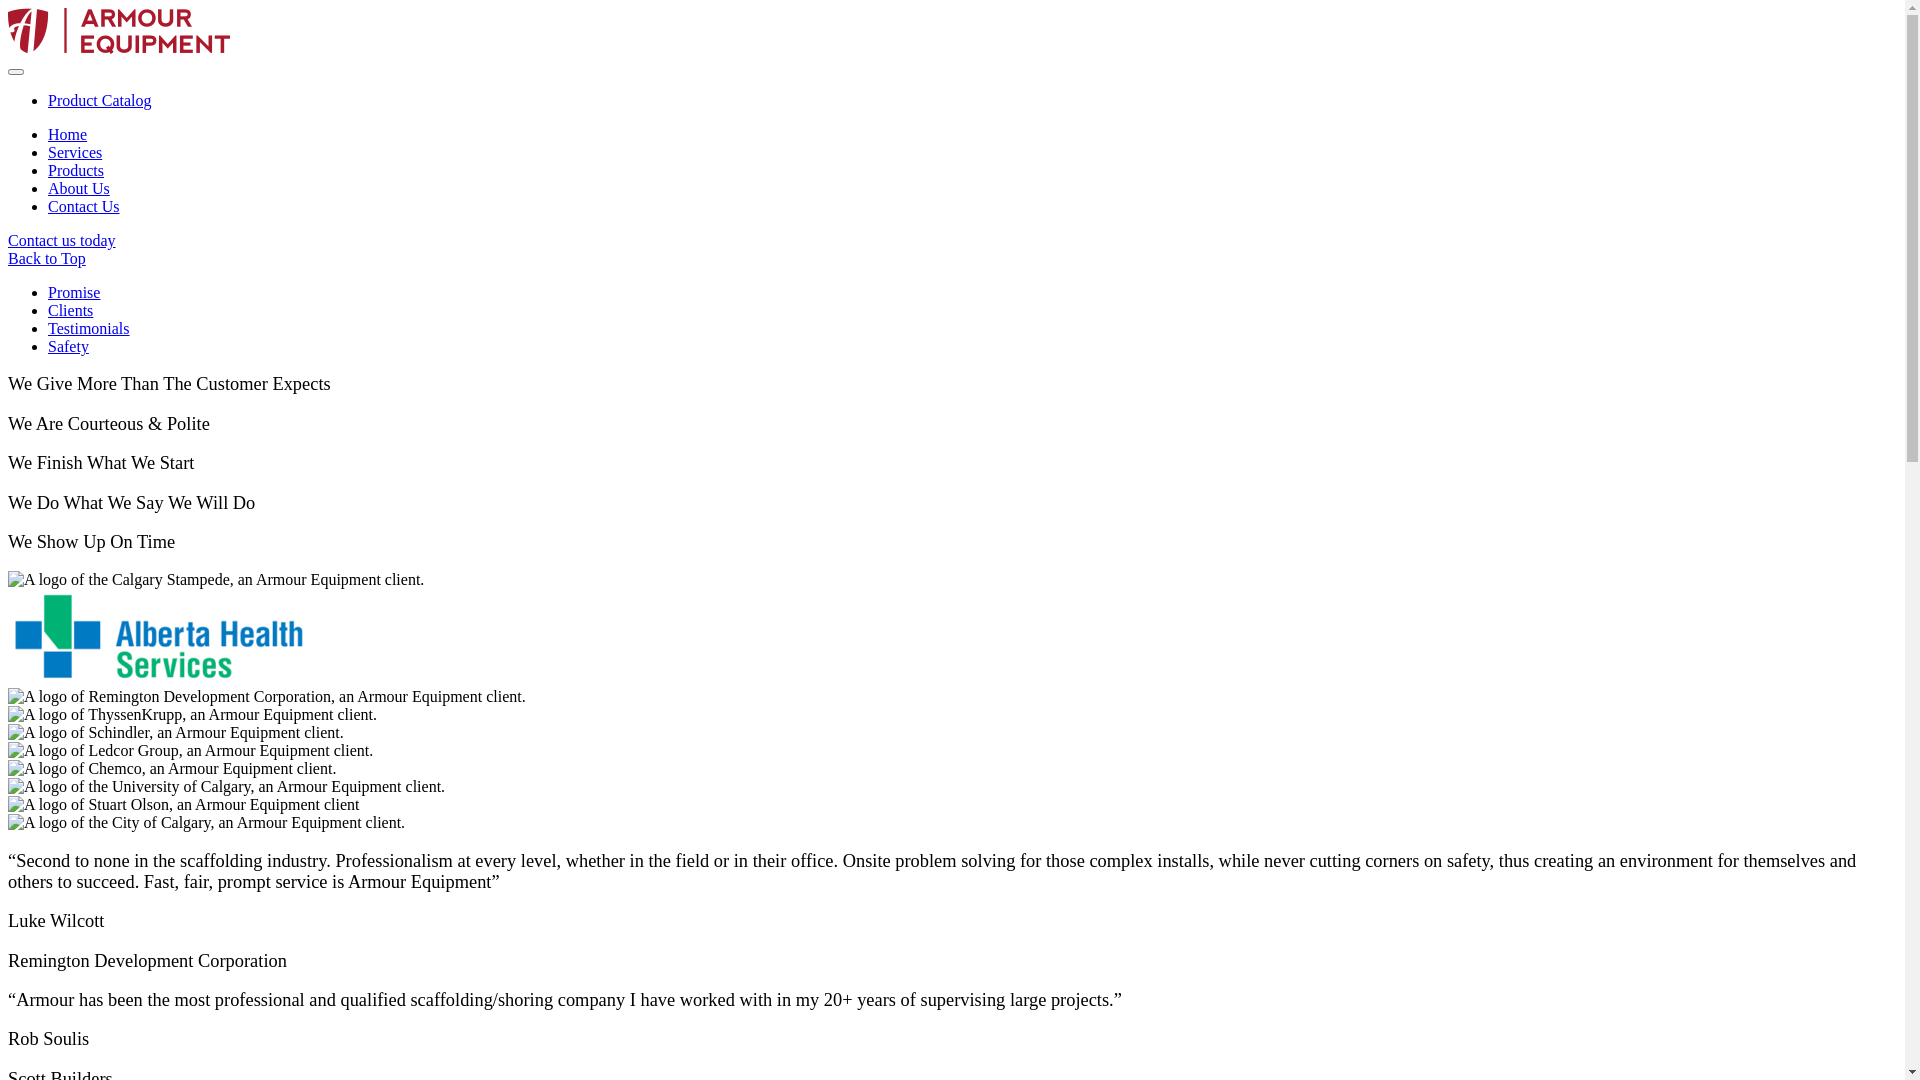 This screenshot has height=1080, width=1920. Describe the element at coordinates (75, 151) in the screenshot. I see `'Services'` at that location.